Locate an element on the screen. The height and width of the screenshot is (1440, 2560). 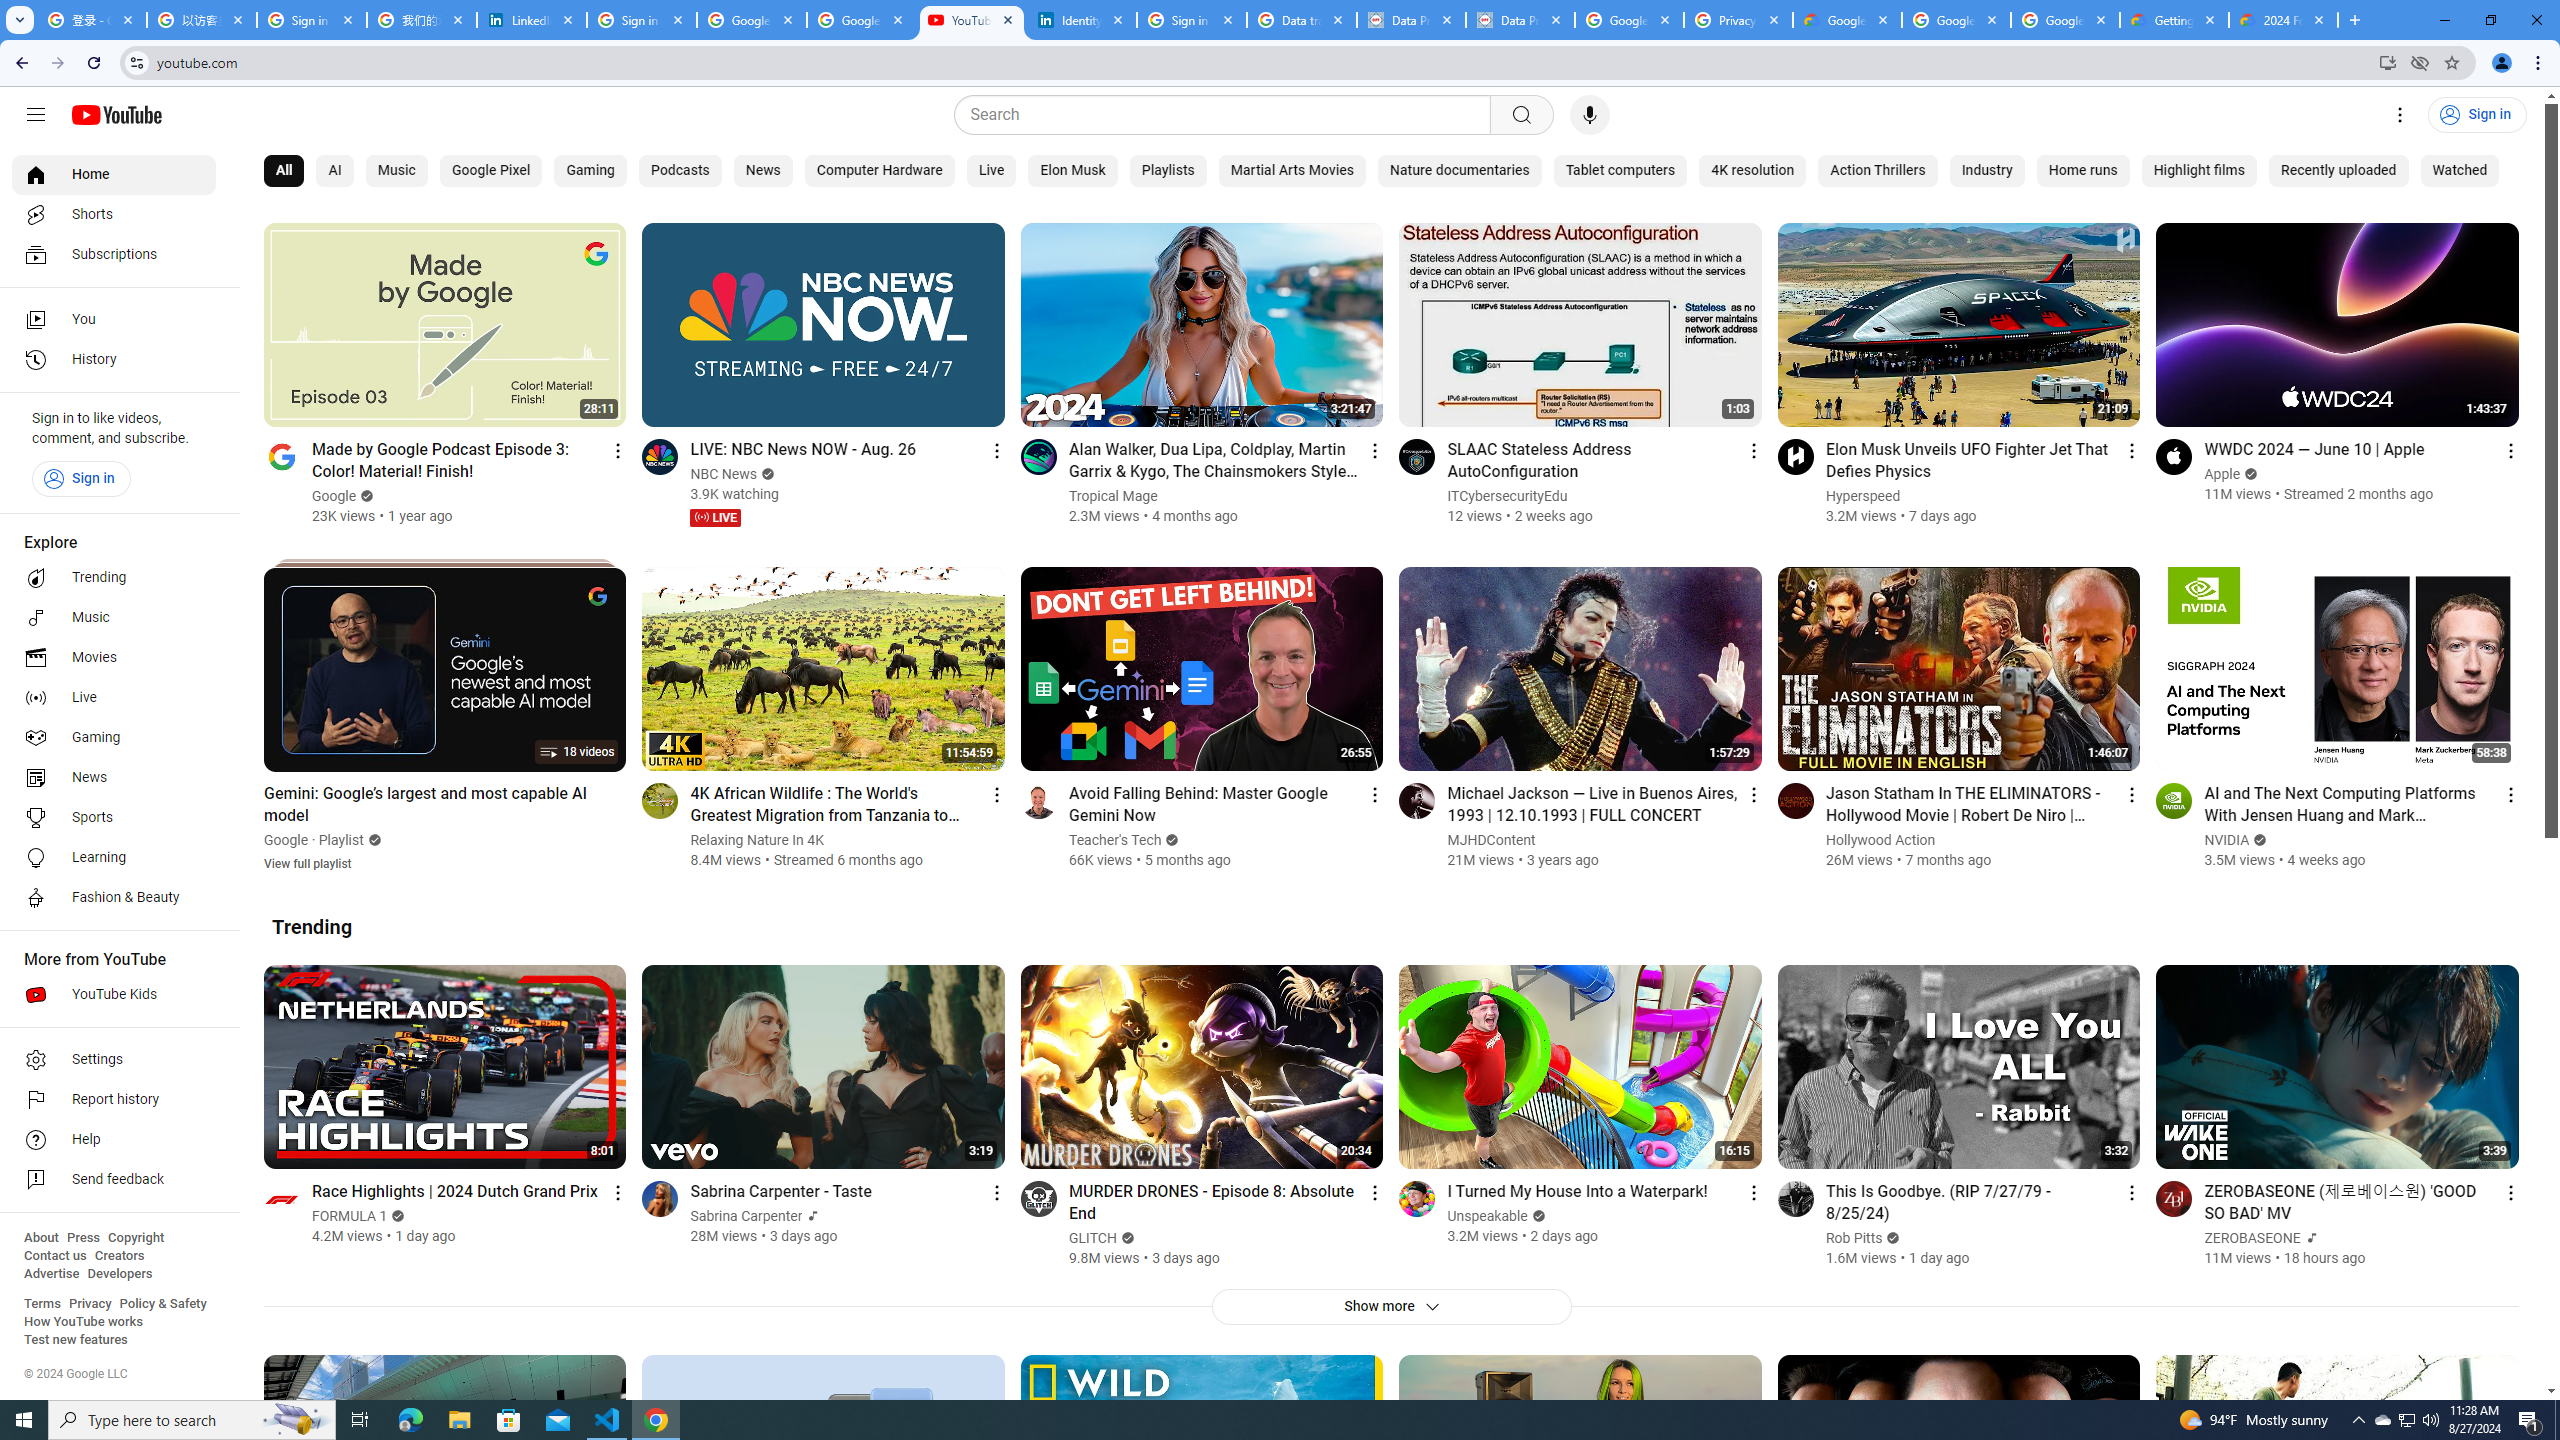
'Nature documentaries' is located at coordinates (1459, 171).